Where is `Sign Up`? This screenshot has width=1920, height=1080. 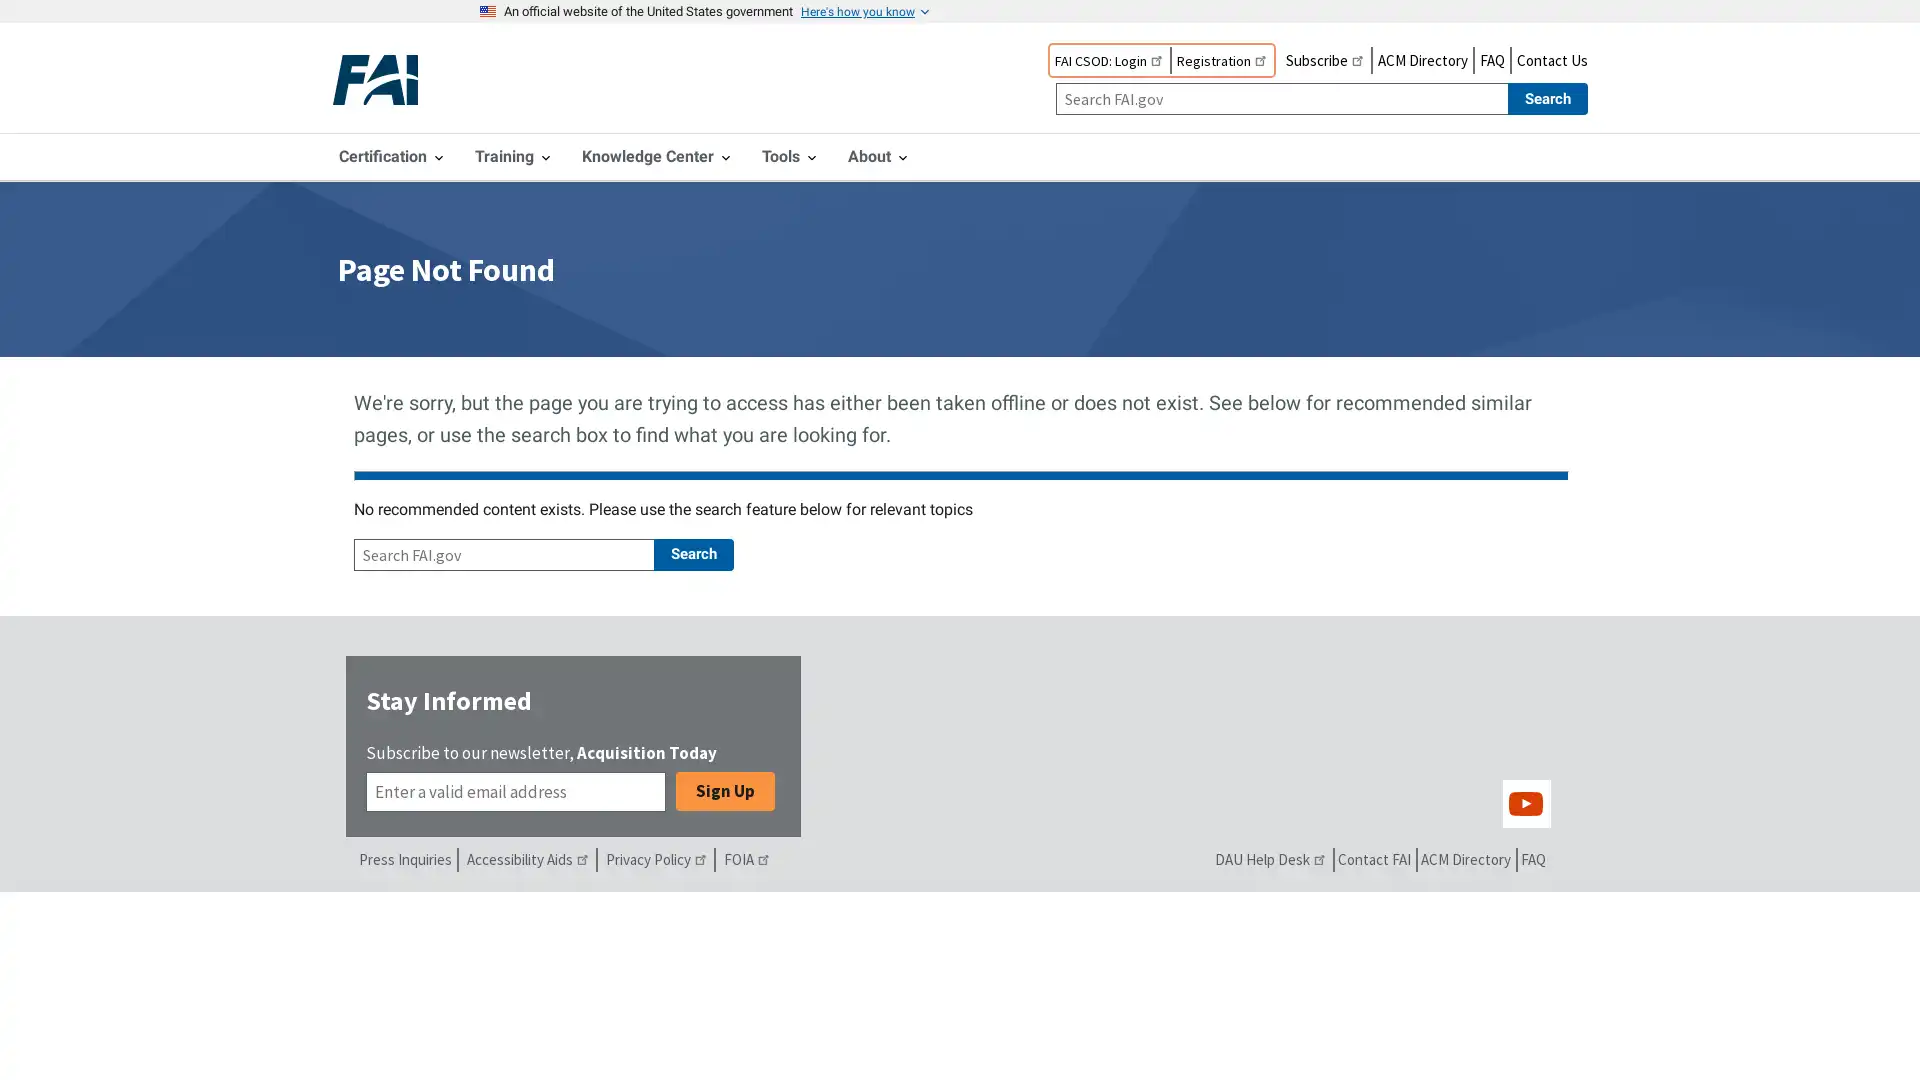 Sign Up is located at coordinates (723, 790).